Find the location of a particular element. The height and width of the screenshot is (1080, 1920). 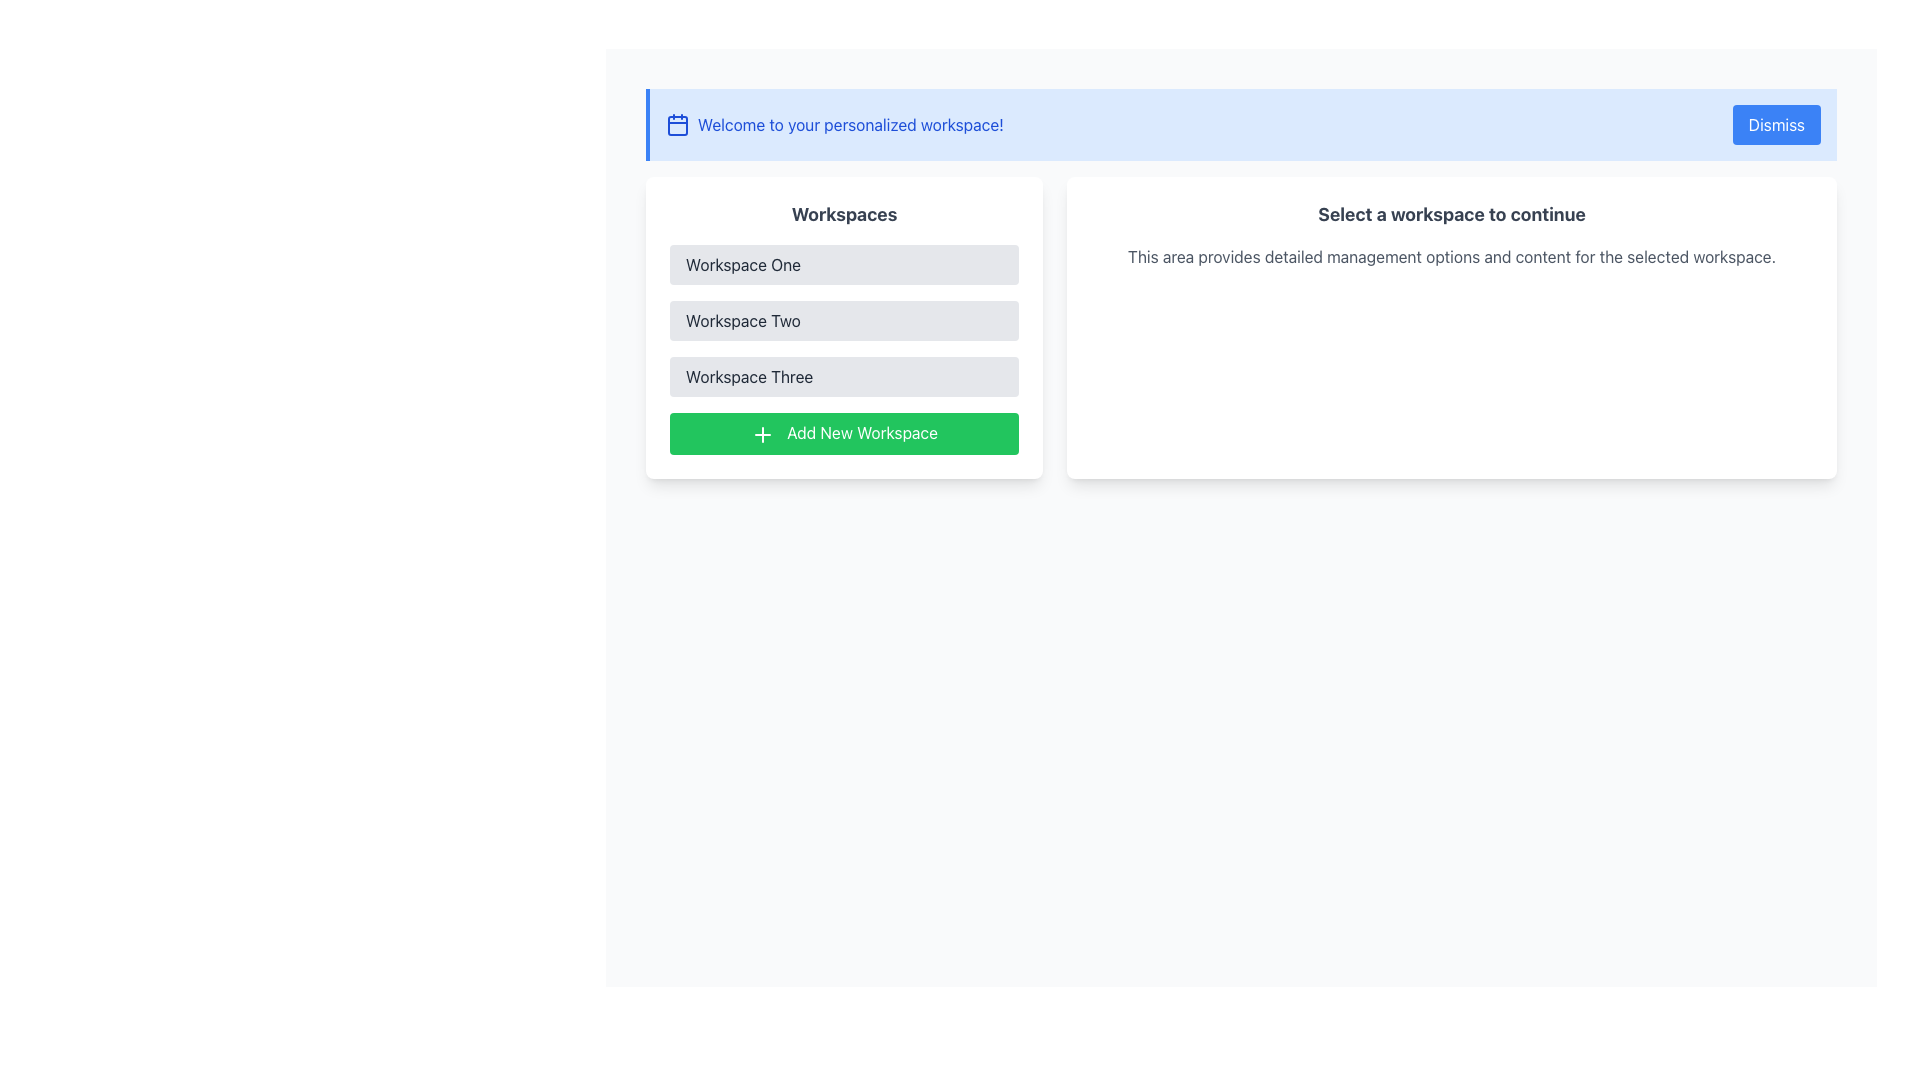

the 'Create New Workspace' button located at the bottom of the 'Workspaces' card for accessibility purposes is located at coordinates (844, 432).